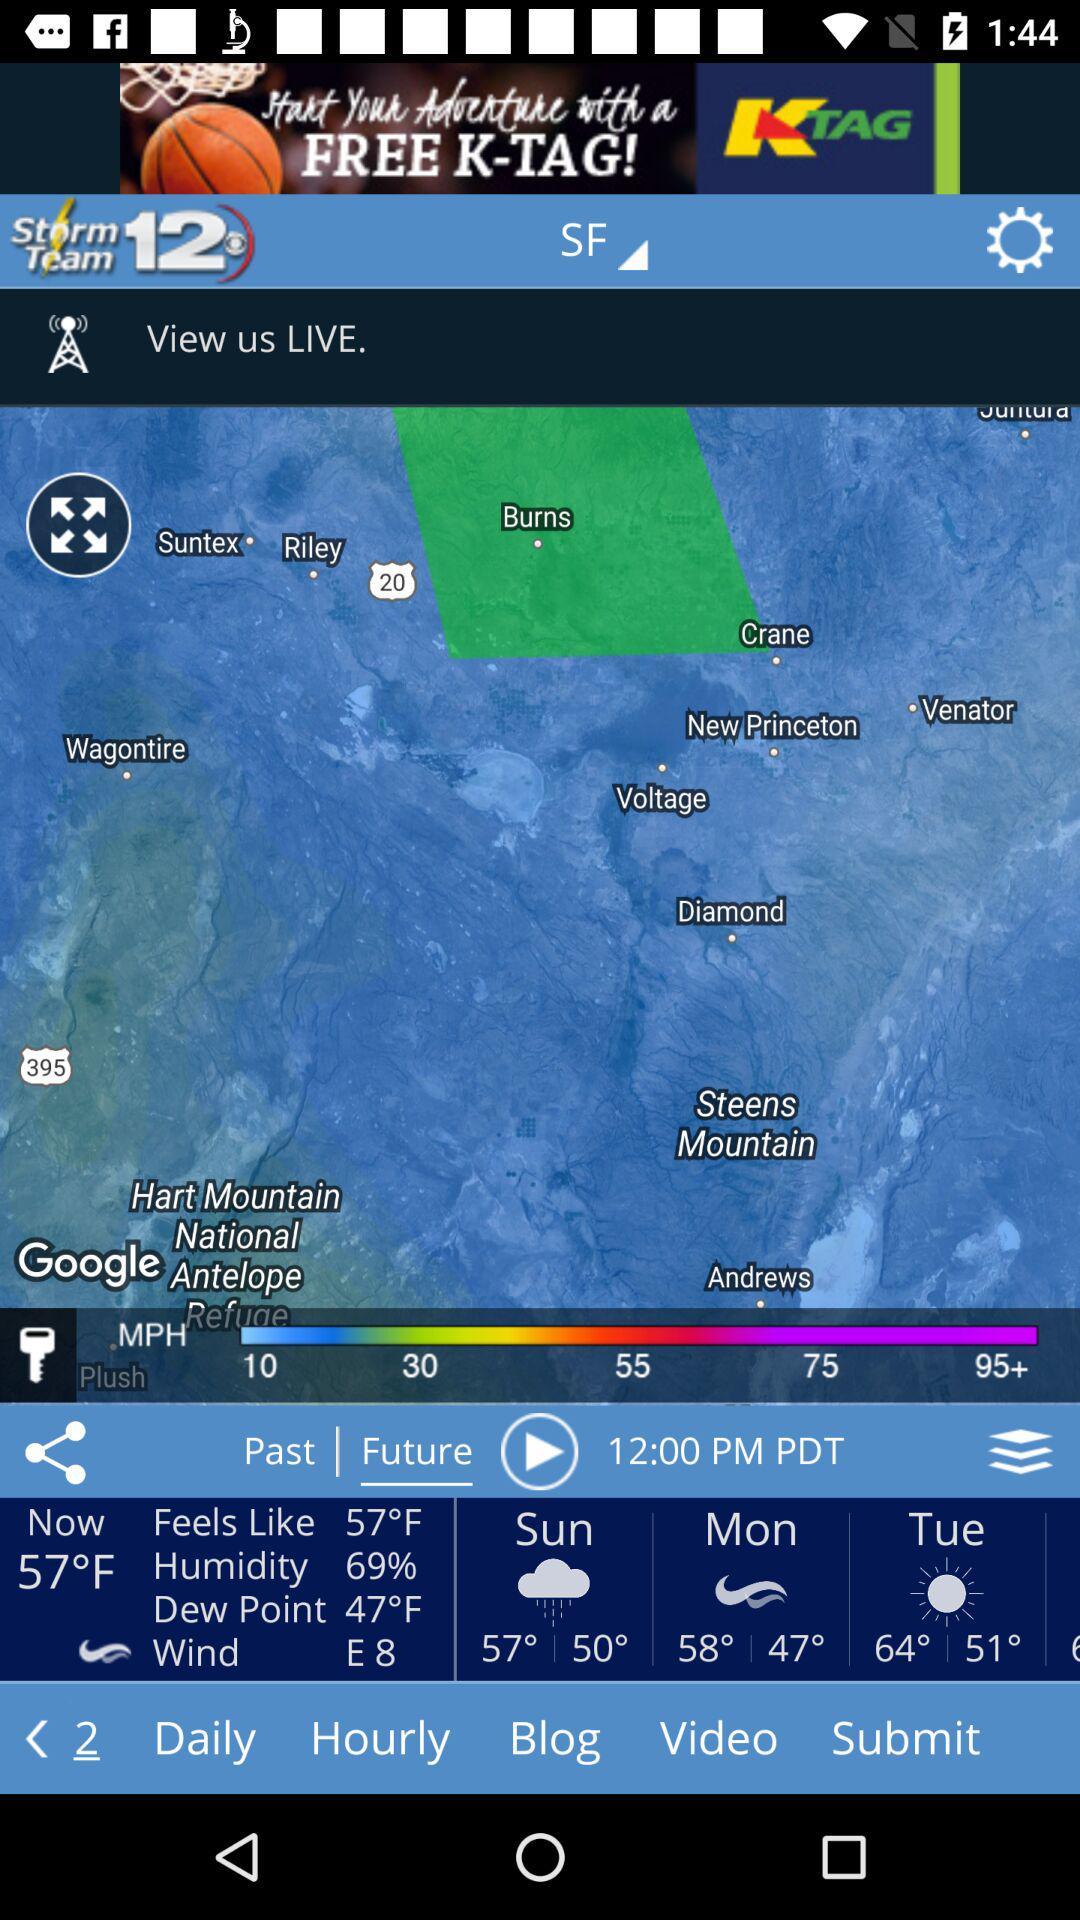 The image size is (1080, 1920). Describe the element at coordinates (538, 1451) in the screenshot. I see `the icon next to 12 00 pm icon` at that location.